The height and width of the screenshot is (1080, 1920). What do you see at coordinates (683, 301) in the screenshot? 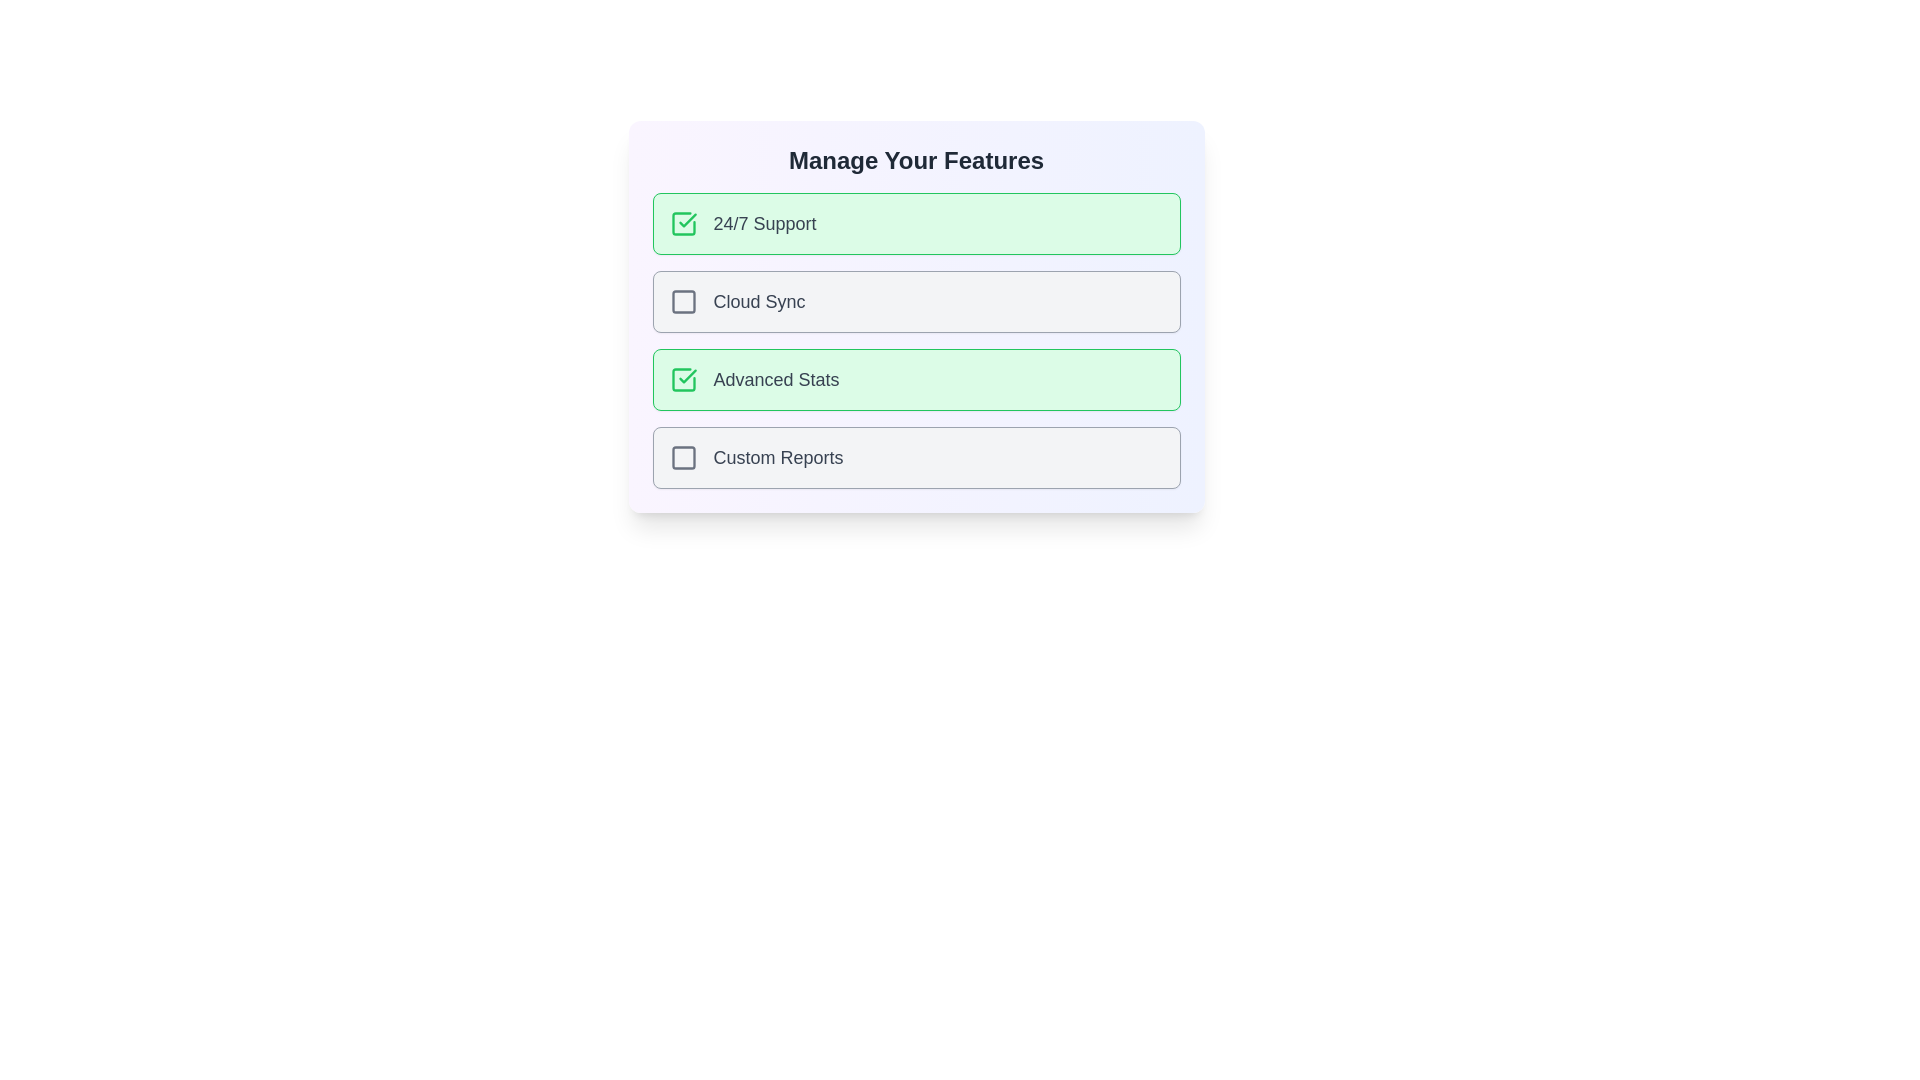
I see `the State indicator or toggle control, which is a small rectangle with rounded corners located inside a square, associated with the 'Cloud Sync' text` at bounding box center [683, 301].